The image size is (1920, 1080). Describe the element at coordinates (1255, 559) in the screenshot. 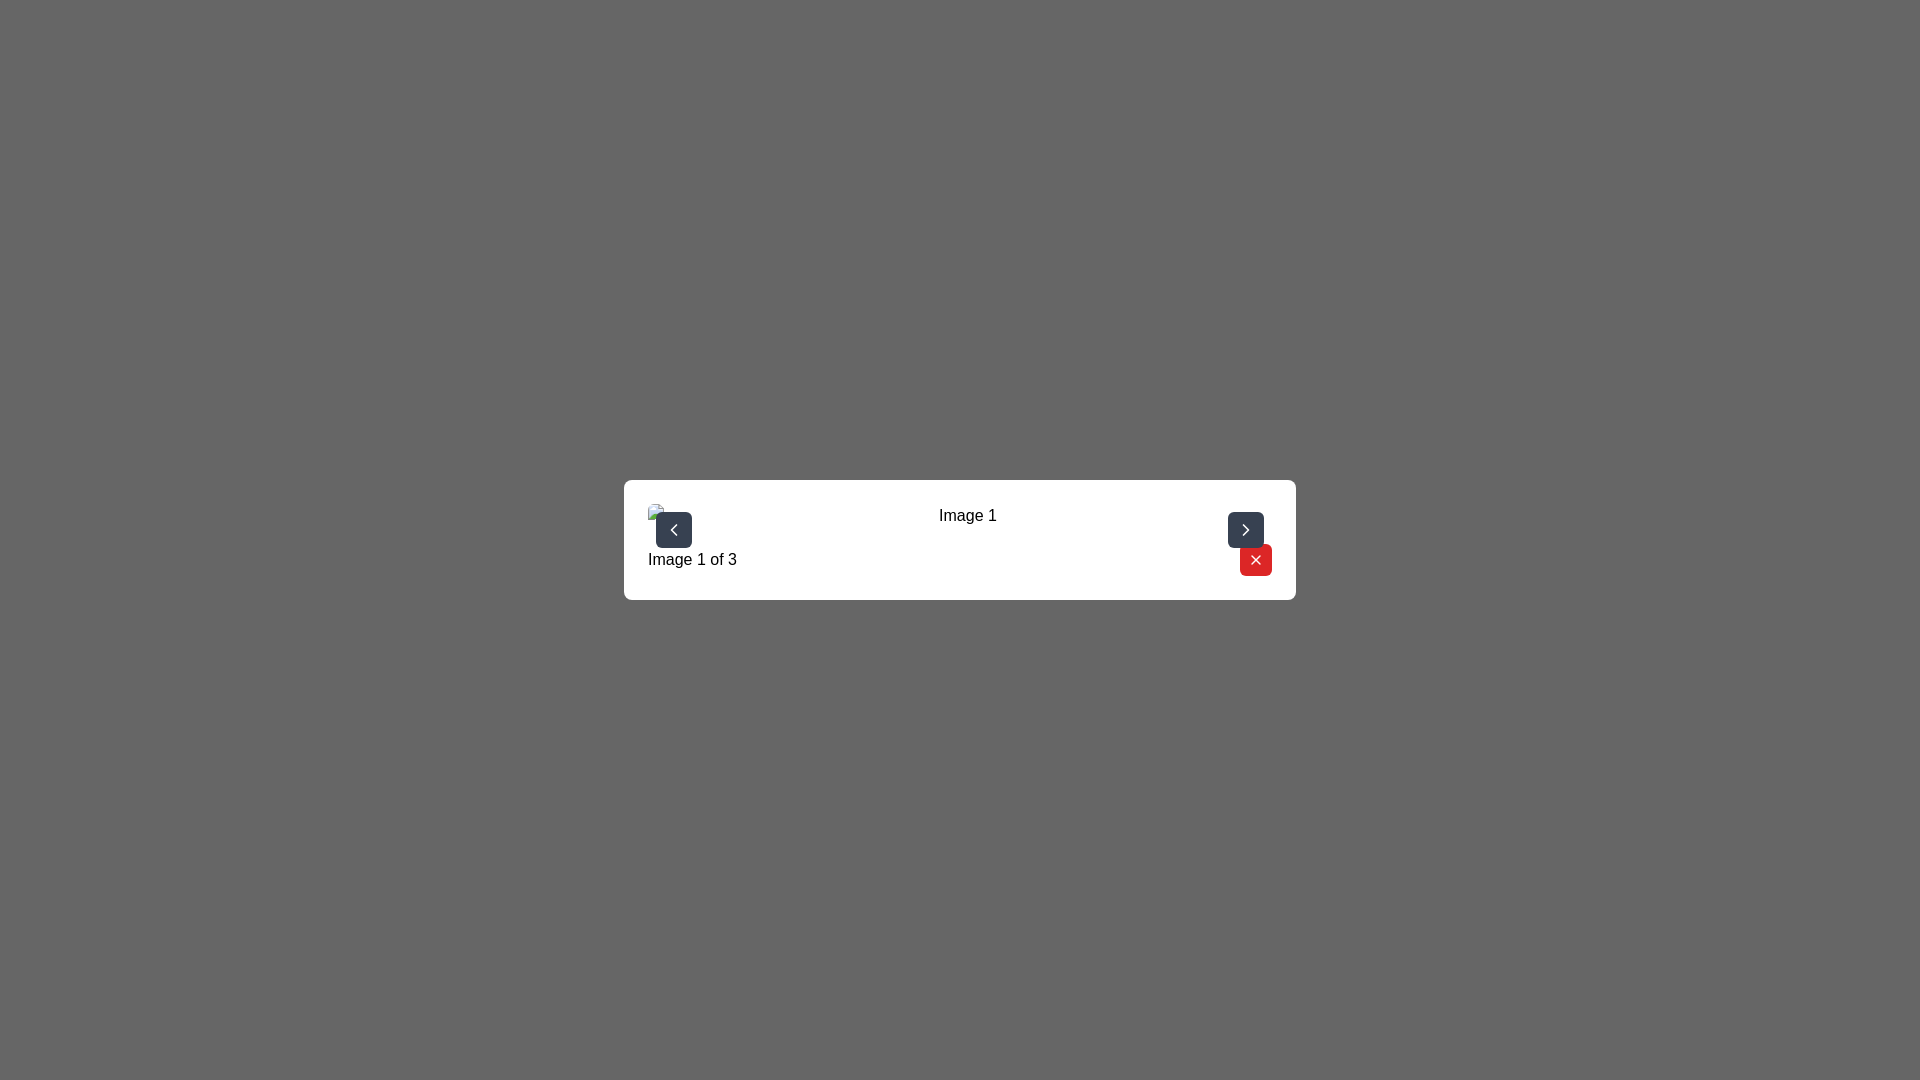

I see `the red square button with a white 'X' symbol in the bottom-right corner` at that location.